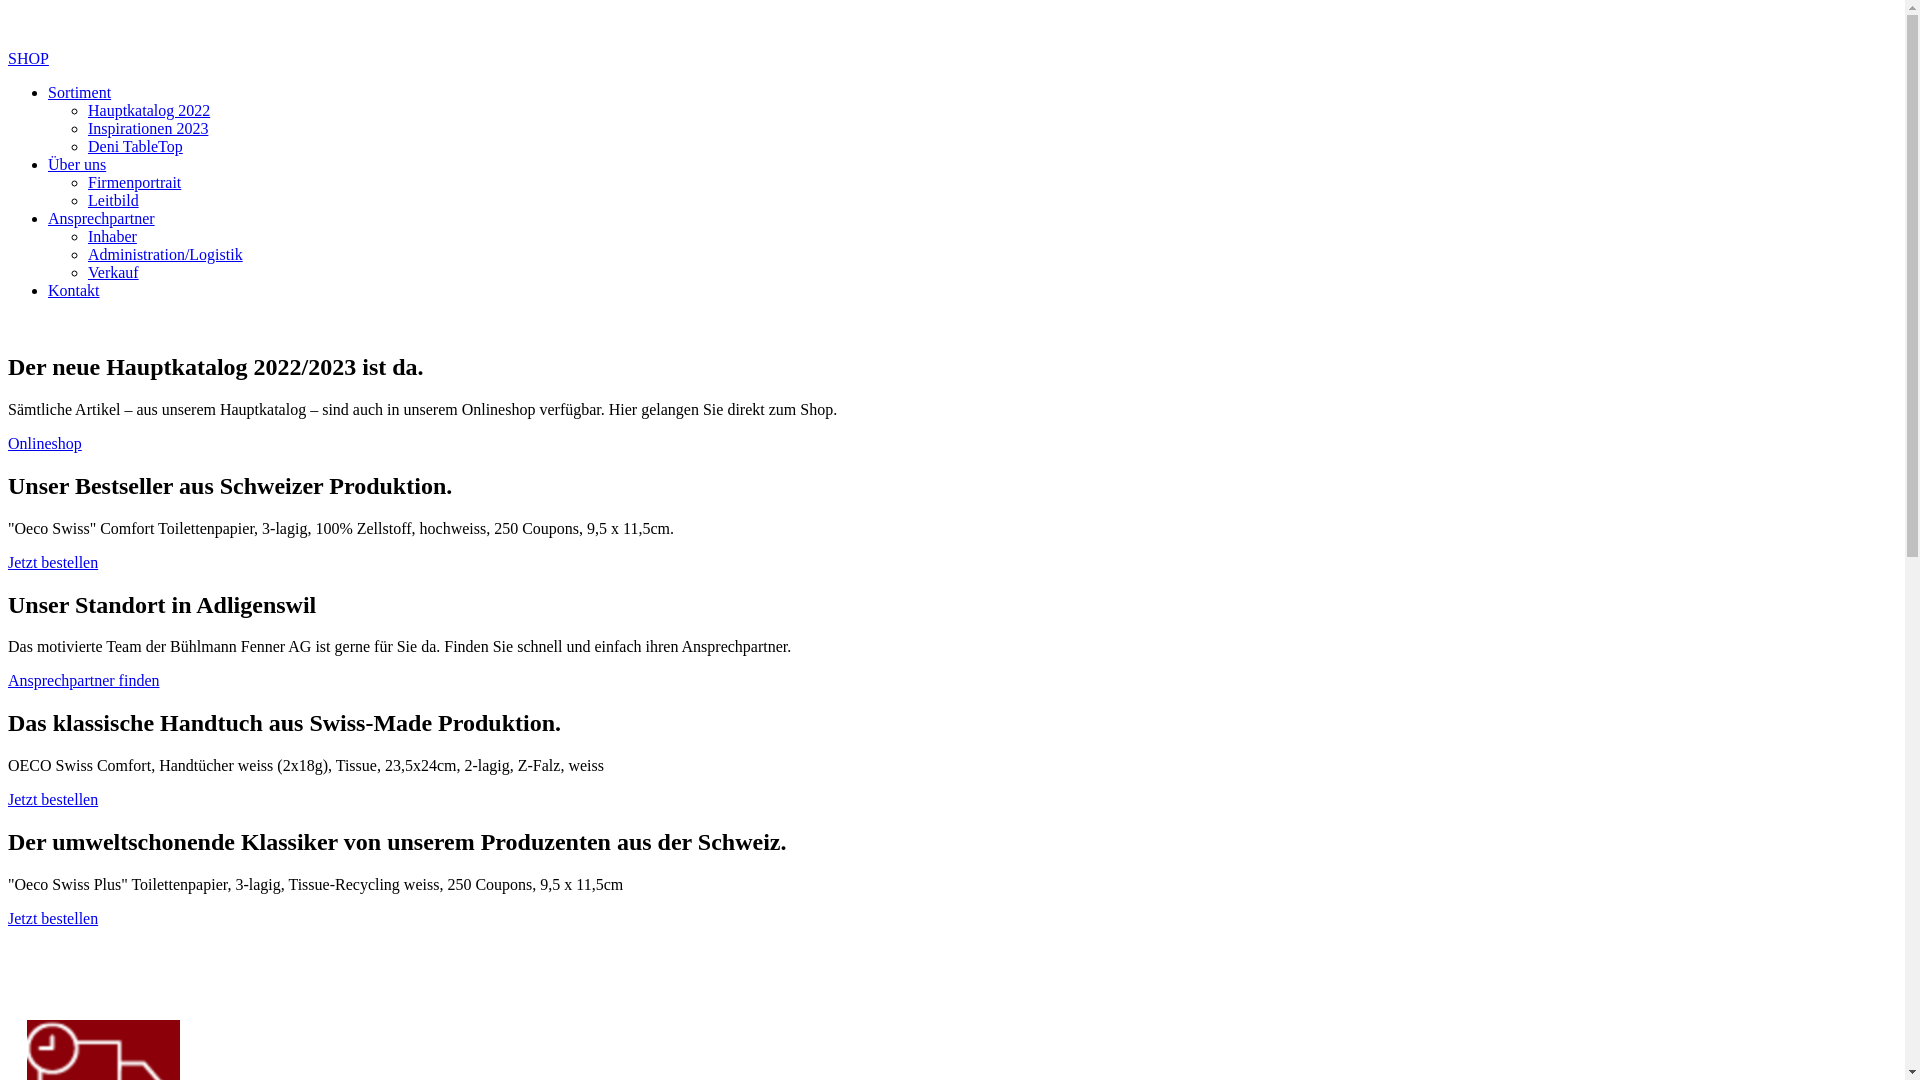  Describe the element at coordinates (86, 145) in the screenshot. I see `'Deni TableTop'` at that location.